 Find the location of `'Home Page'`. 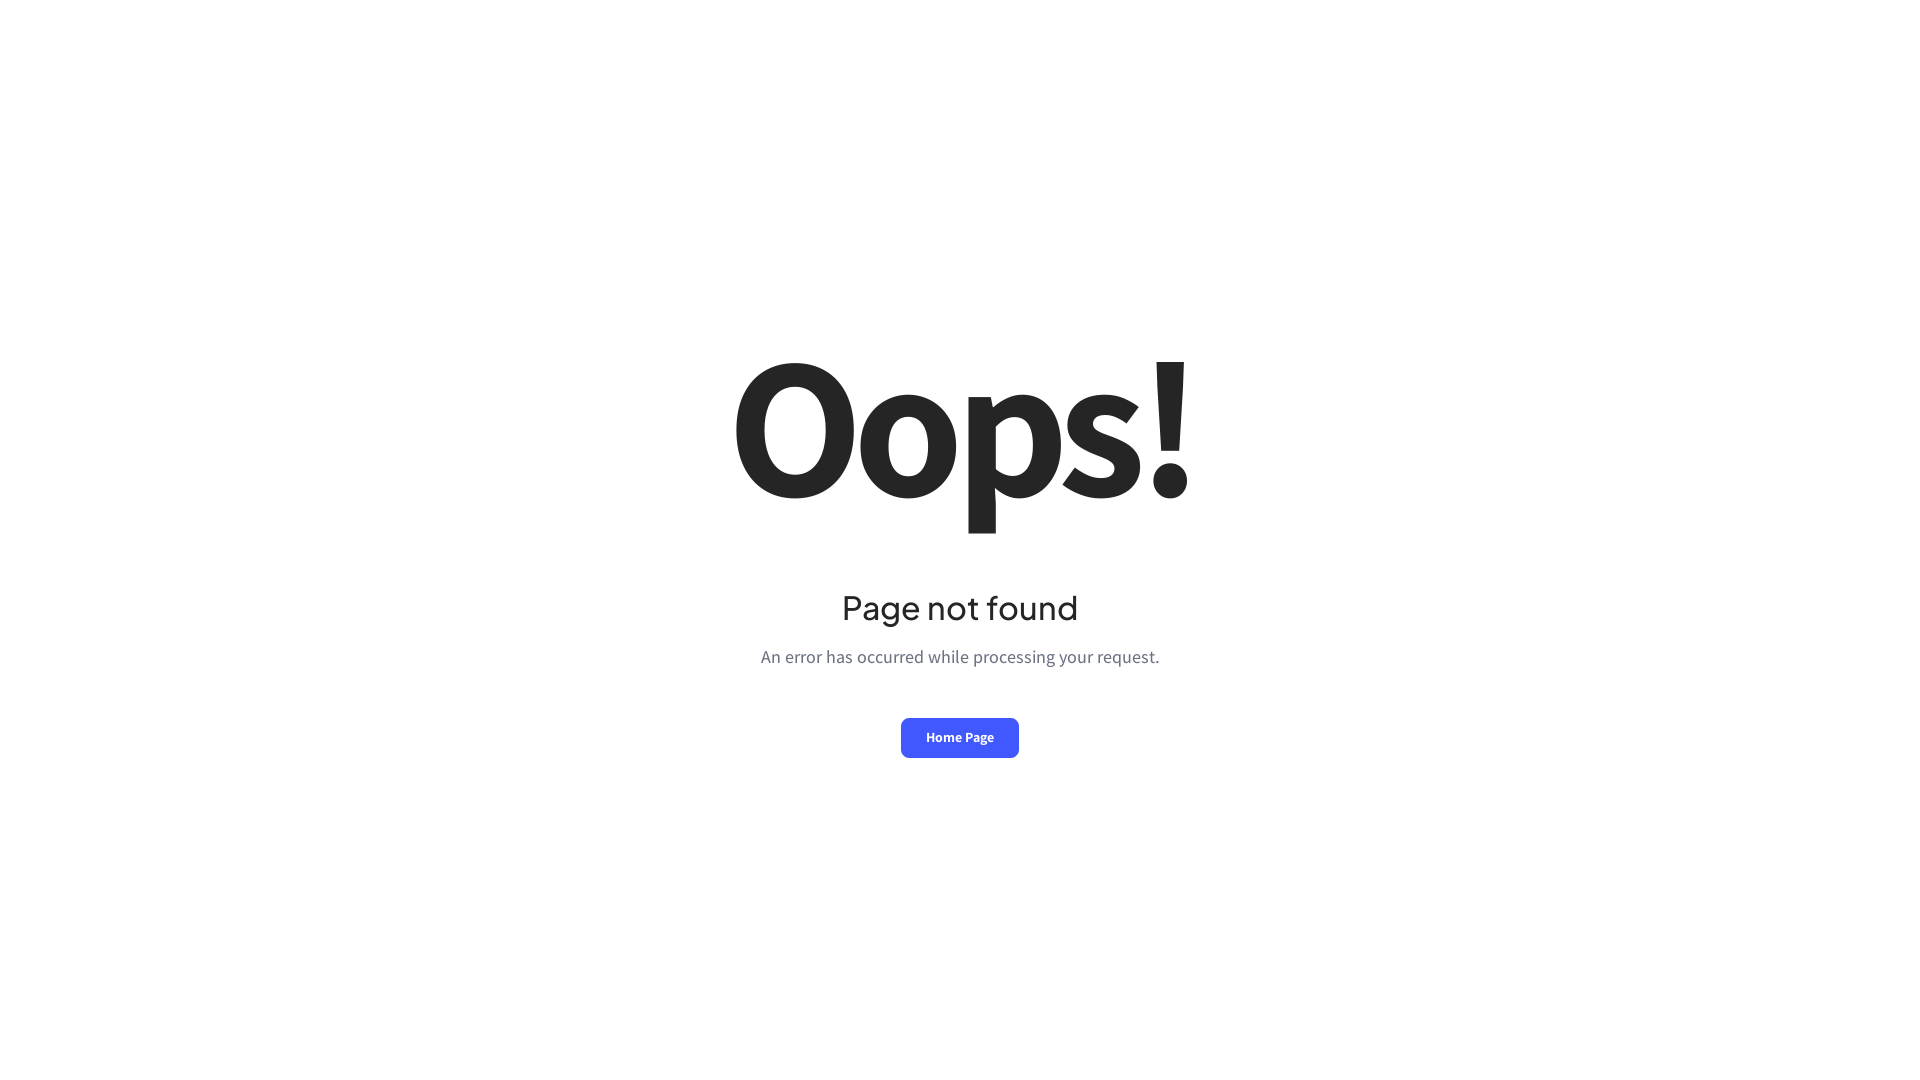

'Home Page' is located at coordinates (960, 737).